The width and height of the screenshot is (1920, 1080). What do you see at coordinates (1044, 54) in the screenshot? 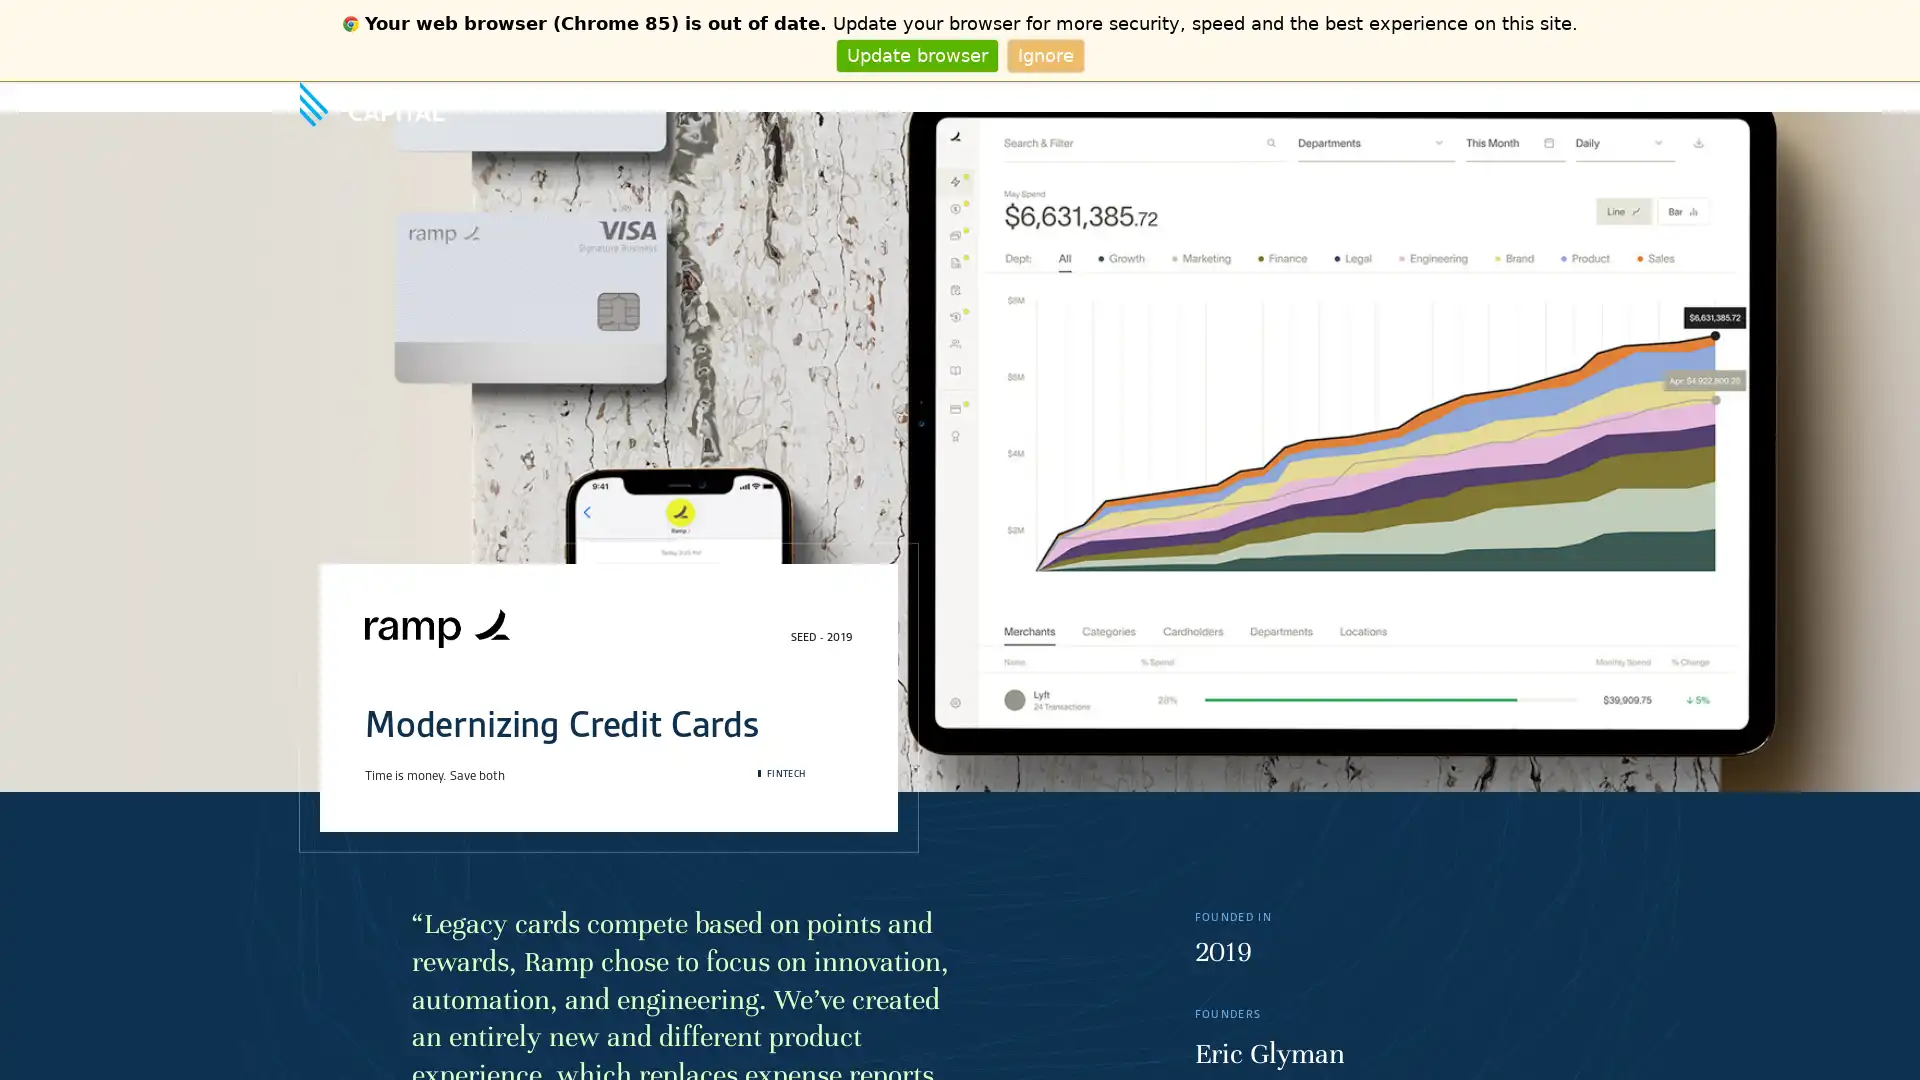
I see `Ignore` at bounding box center [1044, 54].